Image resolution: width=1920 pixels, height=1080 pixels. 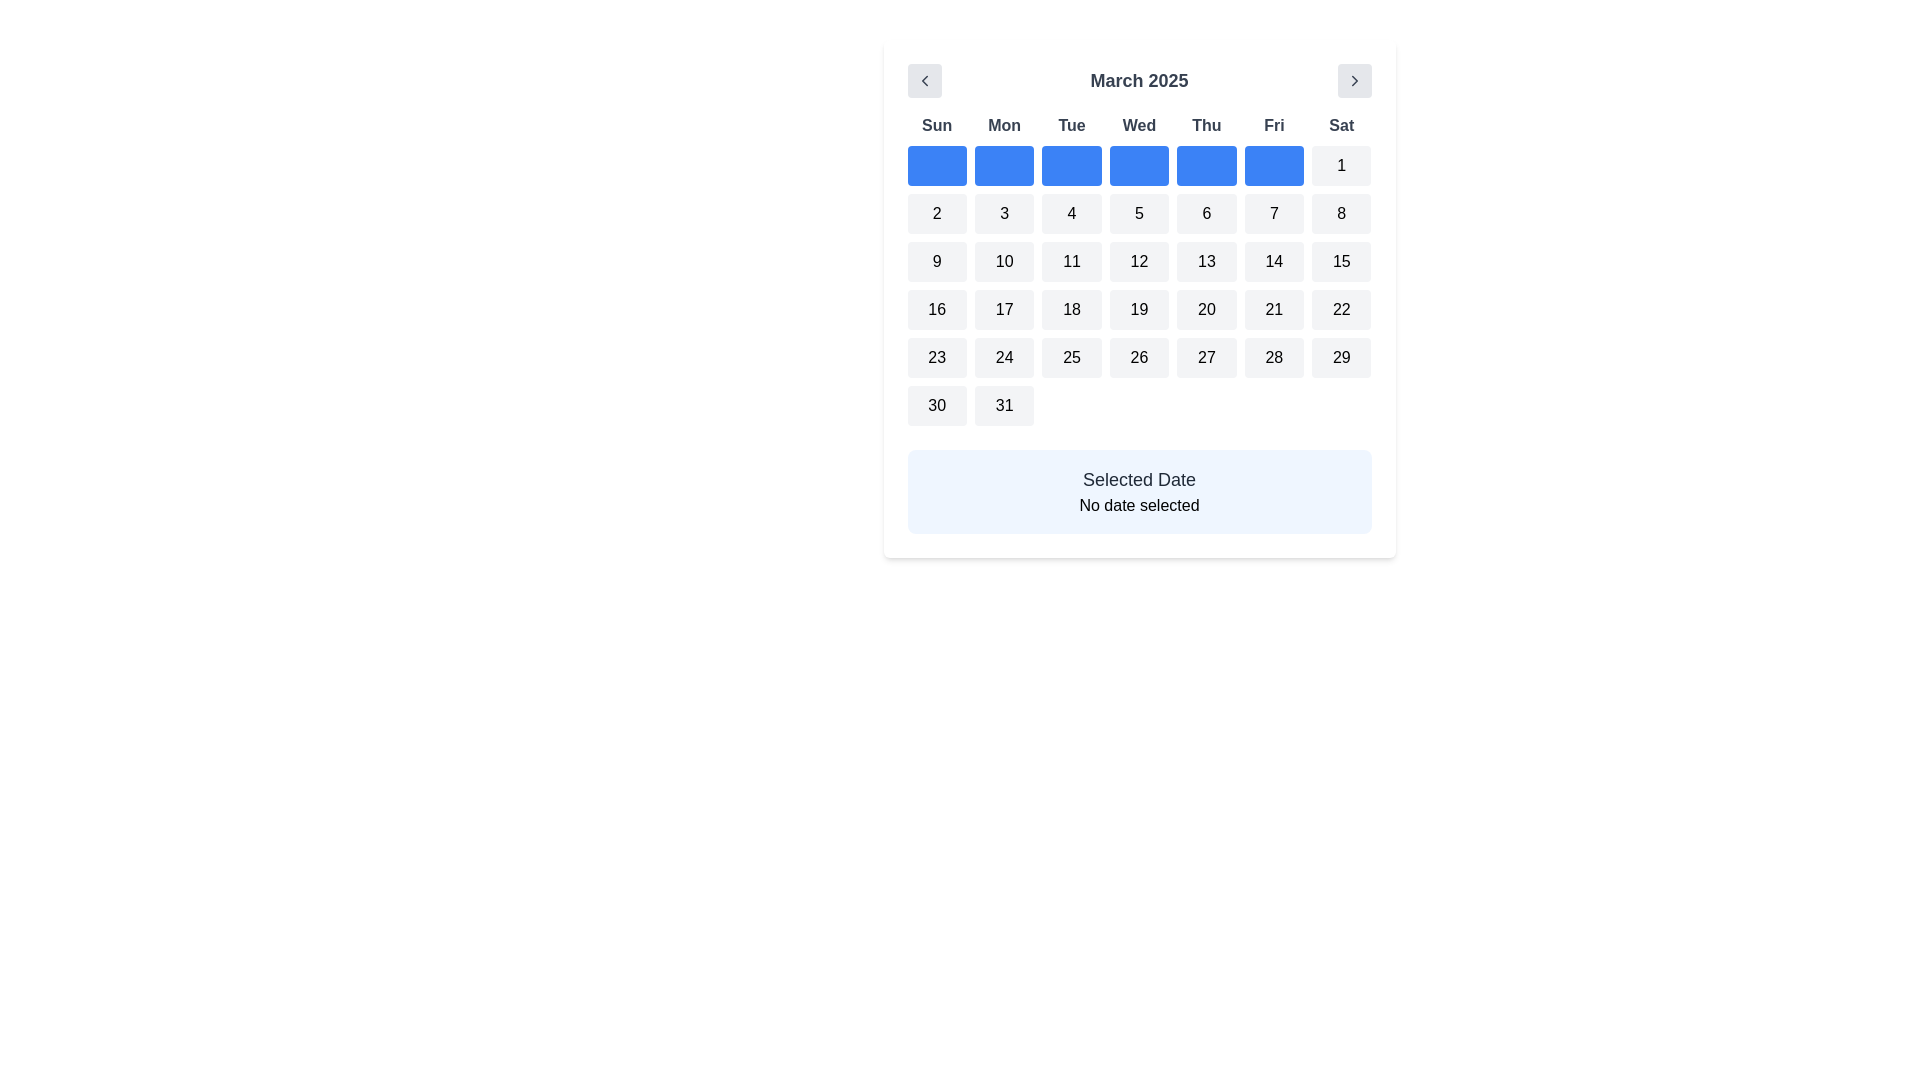 What do you see at coordinates (1205, 164) in the screenshot?
I see `the blue button with rounded edges located under the 'Thu' column in the calendar grid` at bounding box center [1205, 164].